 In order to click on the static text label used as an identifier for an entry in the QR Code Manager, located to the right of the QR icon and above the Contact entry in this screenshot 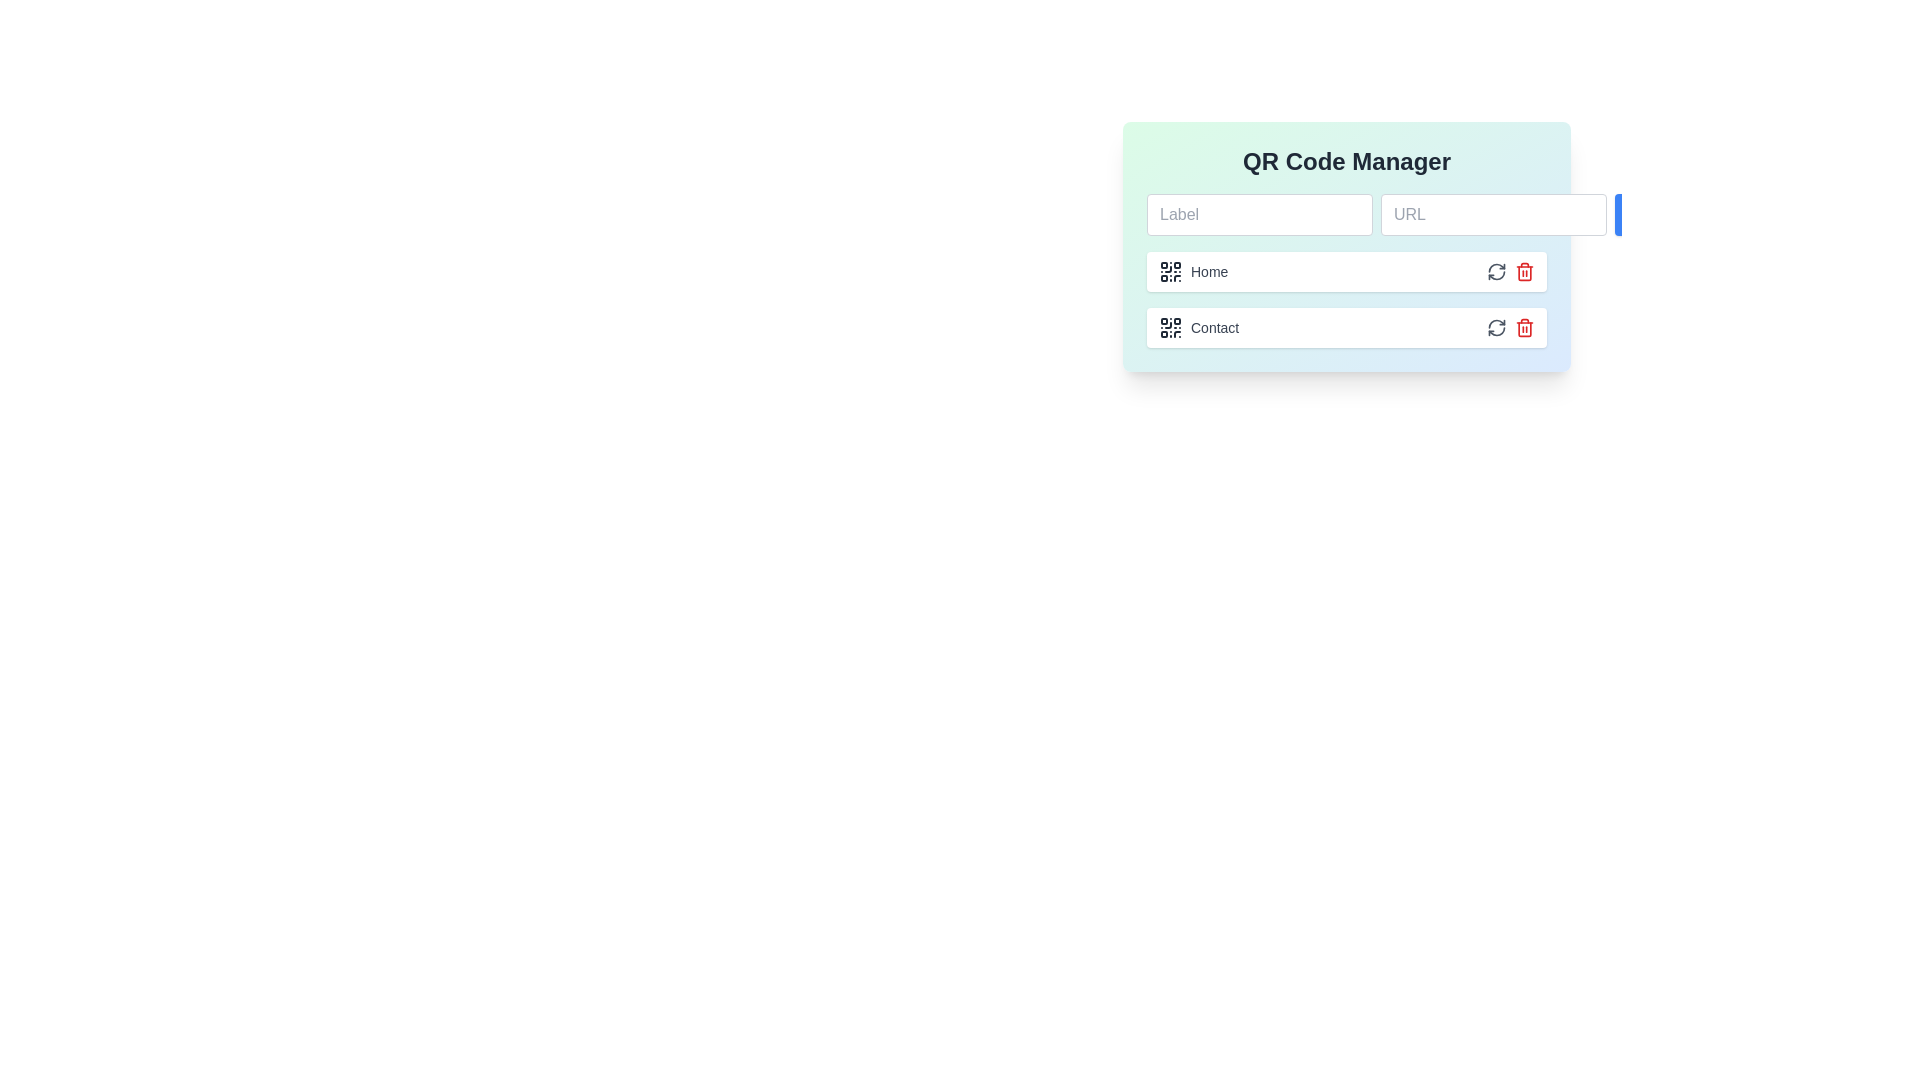, I will do `click(1208, 272)`.